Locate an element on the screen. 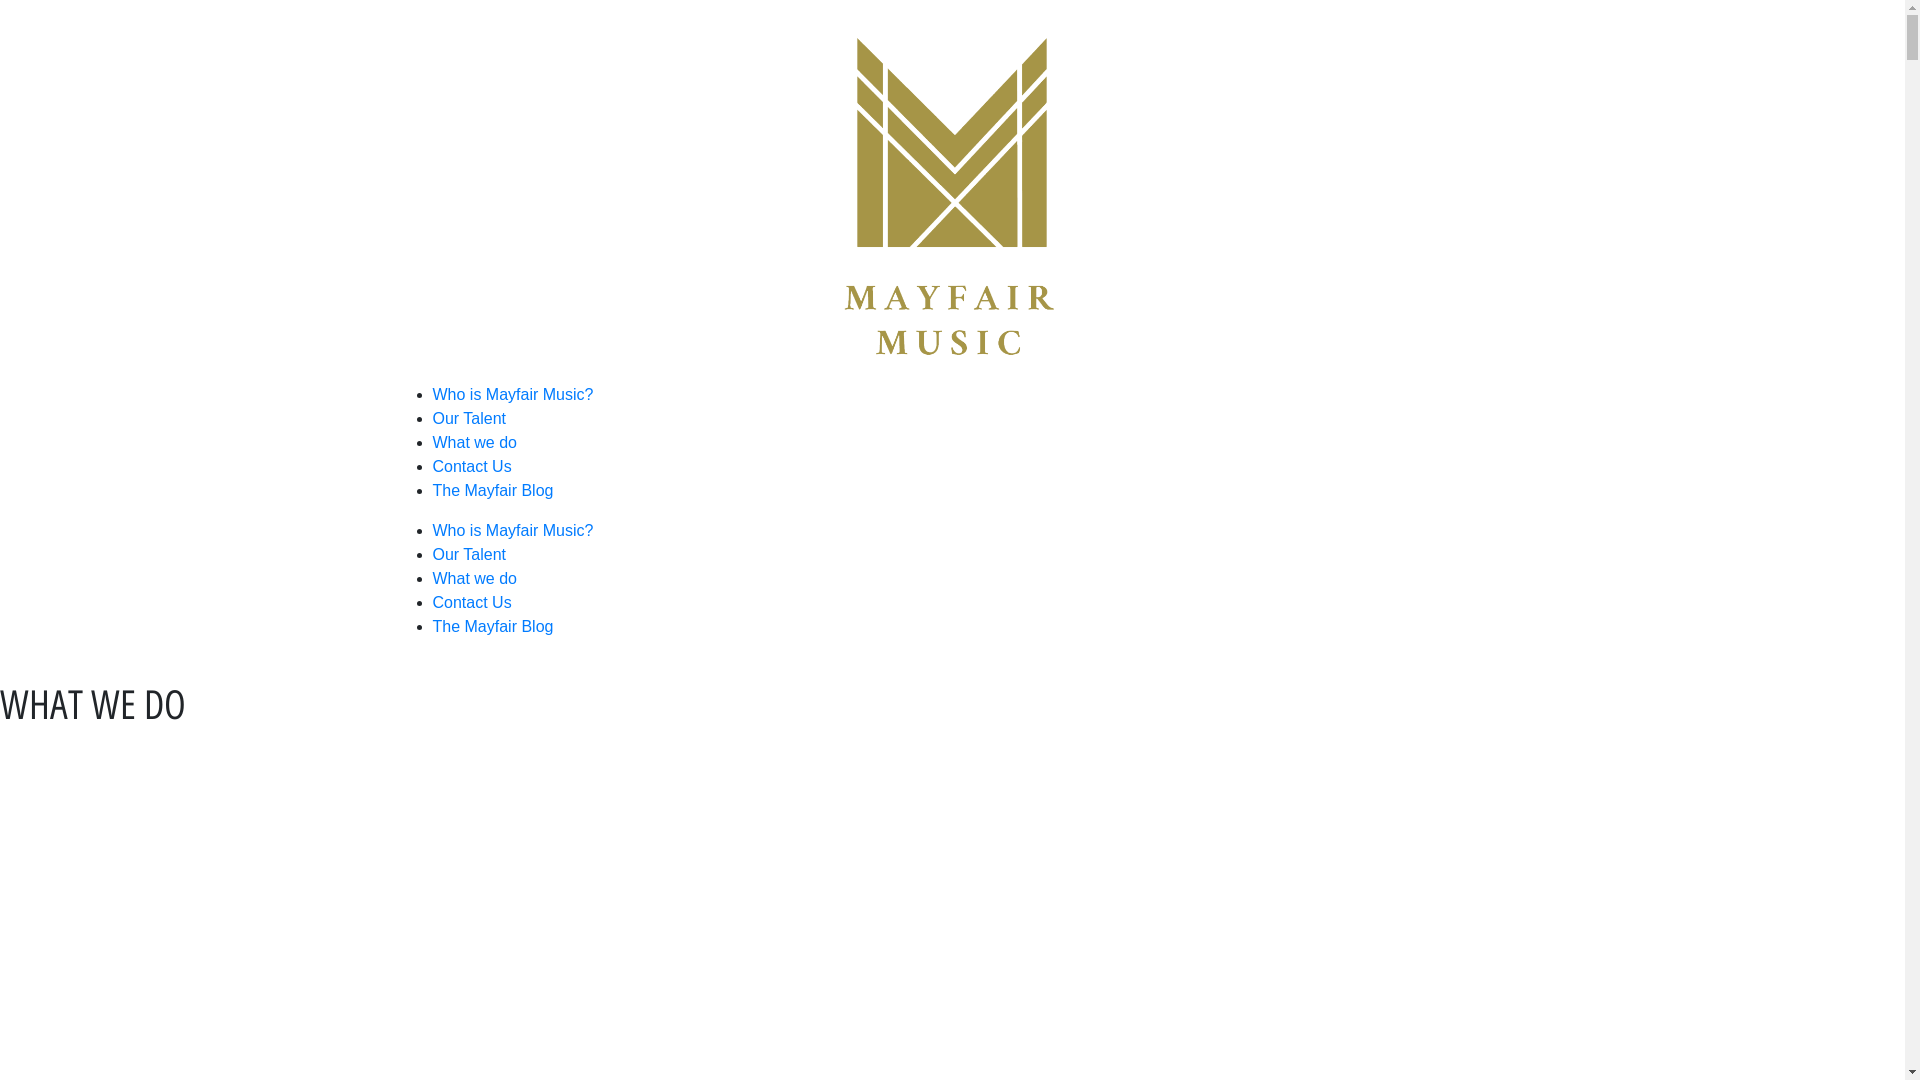 The height and width of the screenshot is (1080, 1920). 'Contact Us' is located at coordinates (431, 601).